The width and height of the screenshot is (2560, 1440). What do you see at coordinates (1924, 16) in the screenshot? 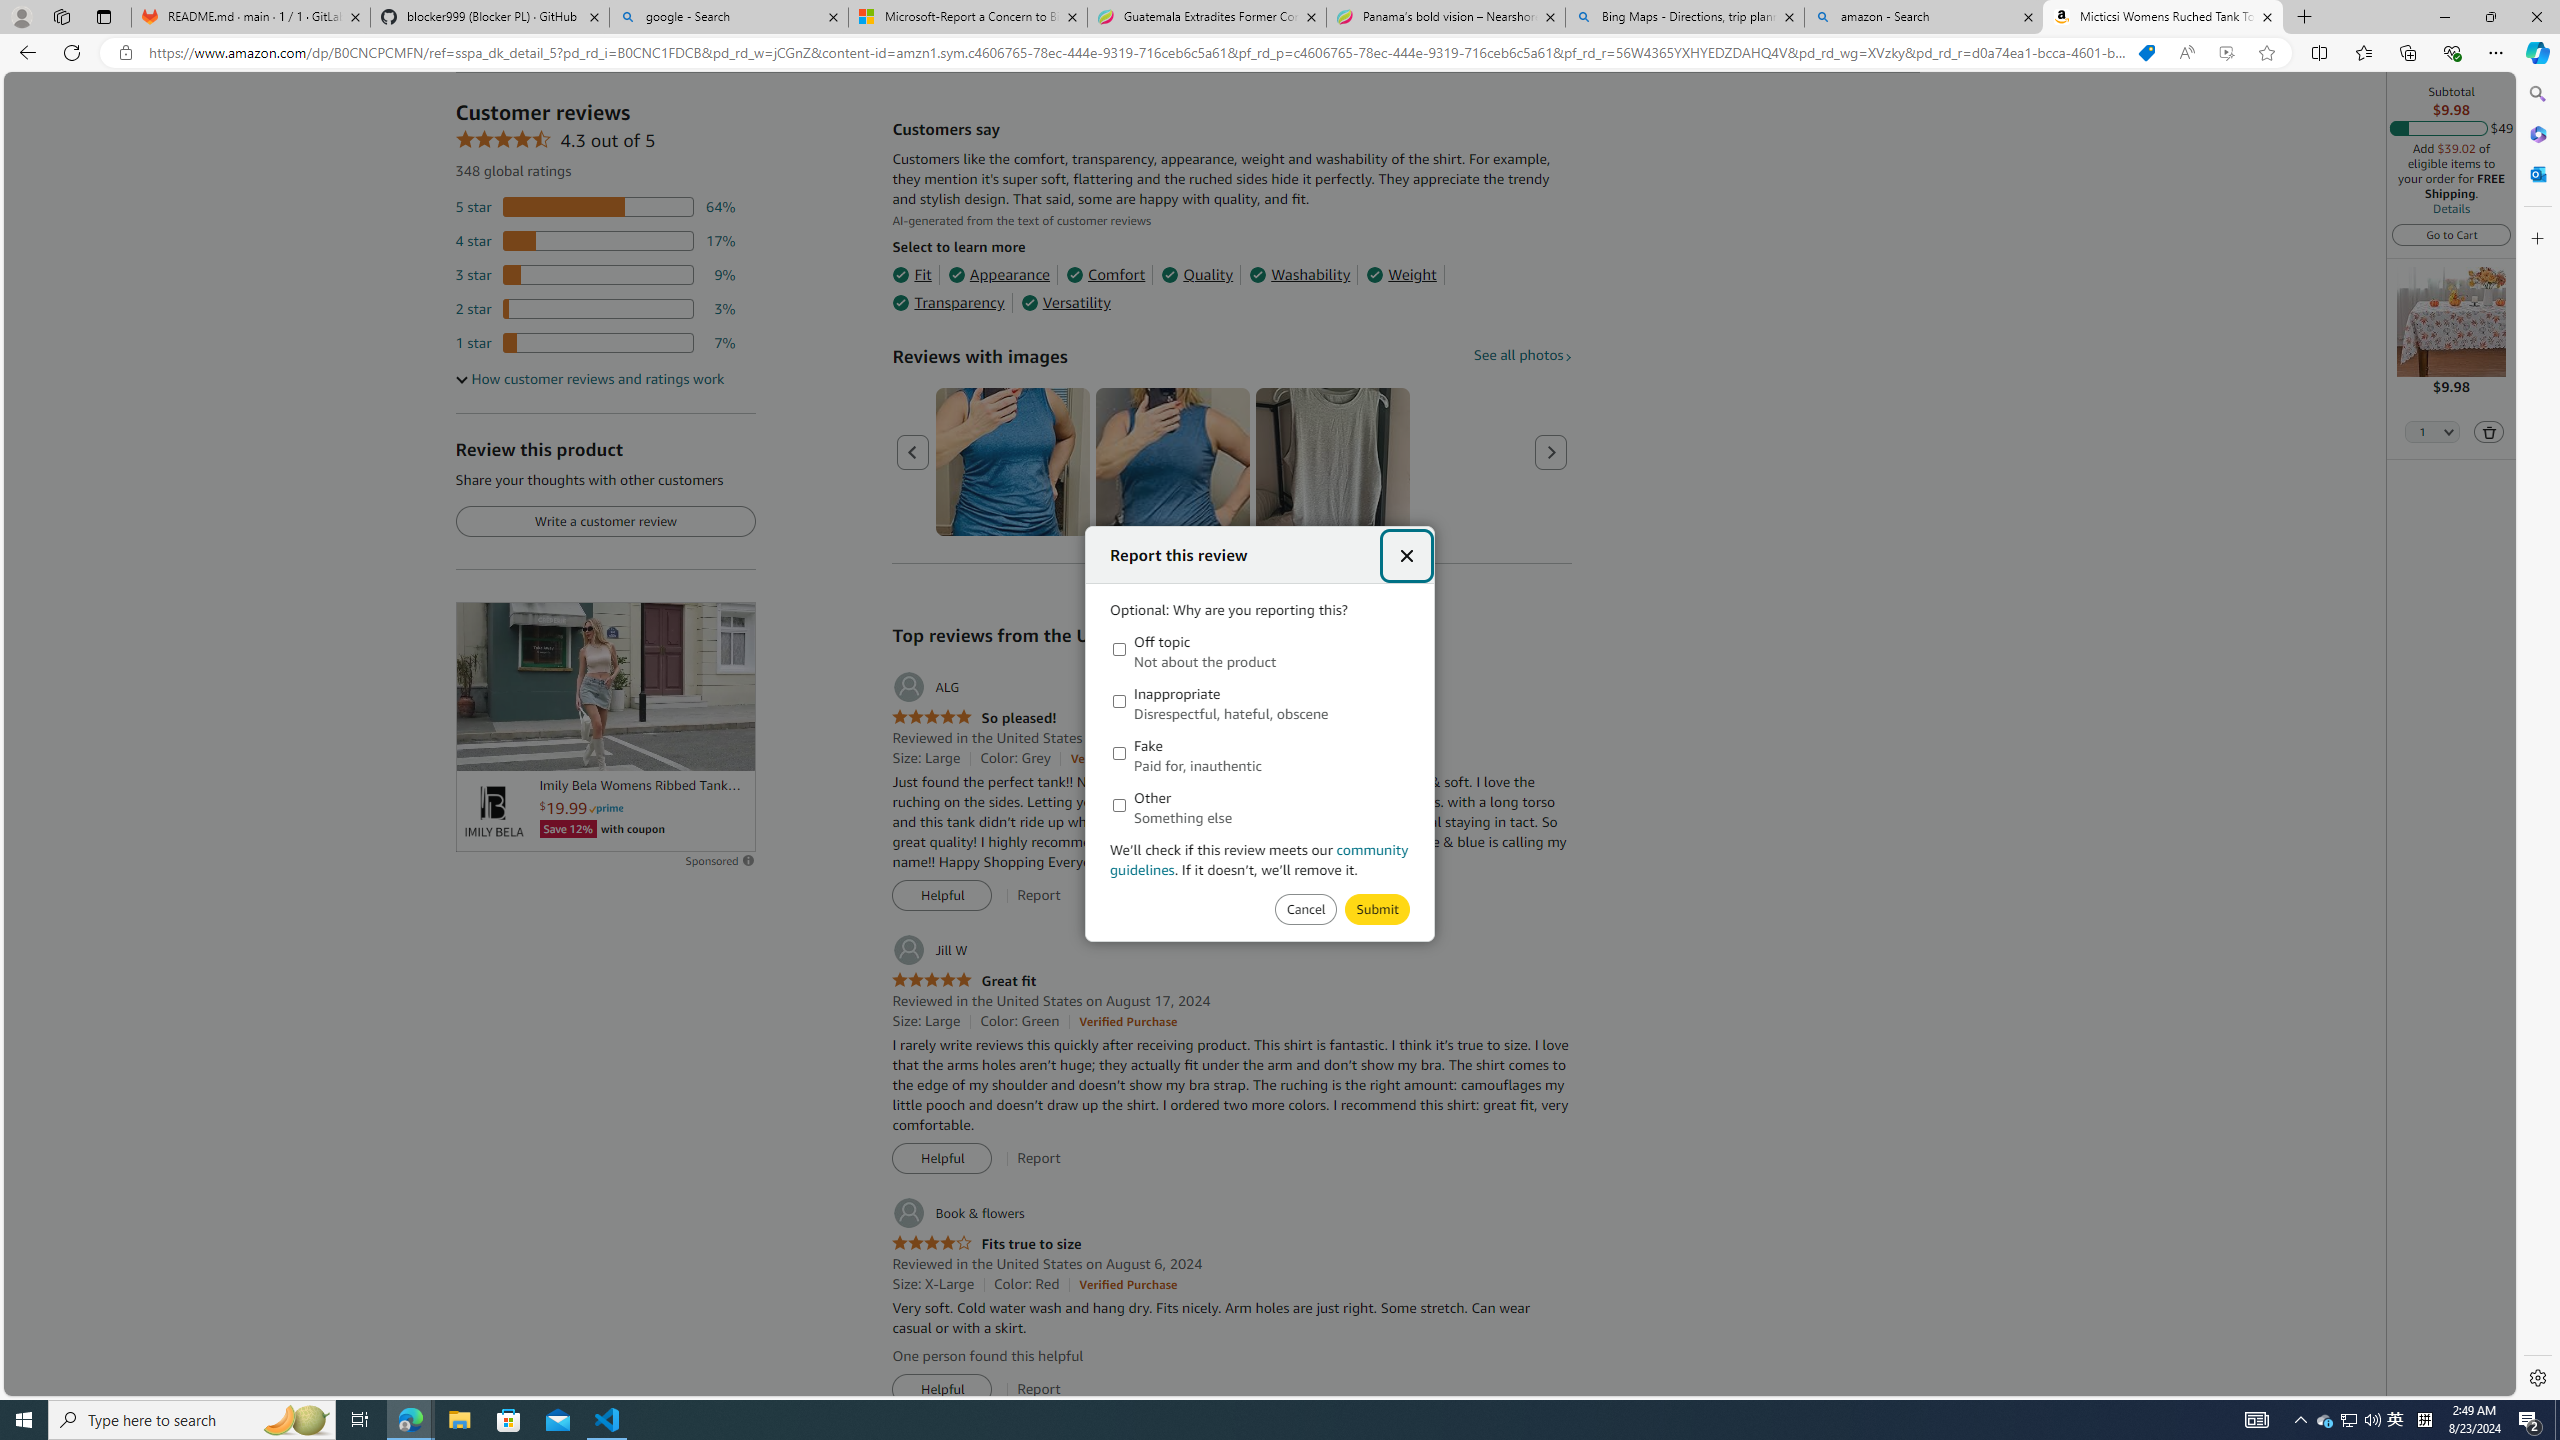
I see `'amazon - Search'` at bounding box center [1924, 16].